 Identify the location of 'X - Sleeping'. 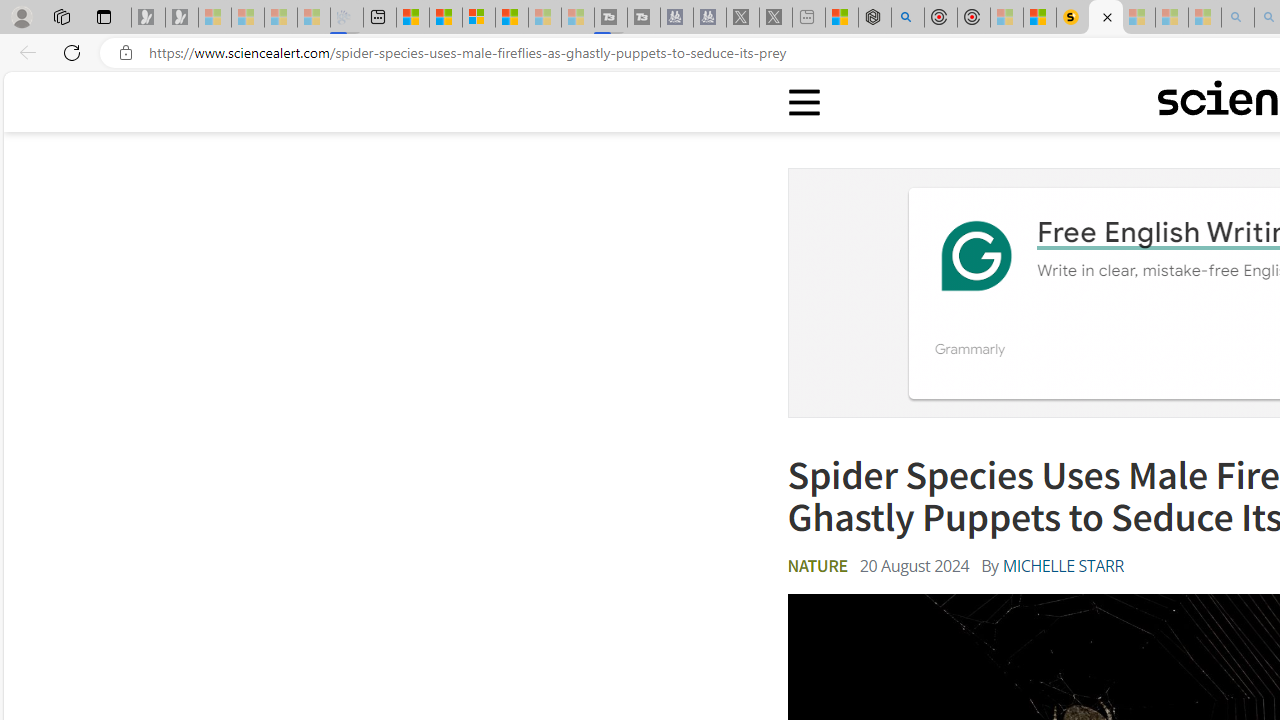
(775, 17).